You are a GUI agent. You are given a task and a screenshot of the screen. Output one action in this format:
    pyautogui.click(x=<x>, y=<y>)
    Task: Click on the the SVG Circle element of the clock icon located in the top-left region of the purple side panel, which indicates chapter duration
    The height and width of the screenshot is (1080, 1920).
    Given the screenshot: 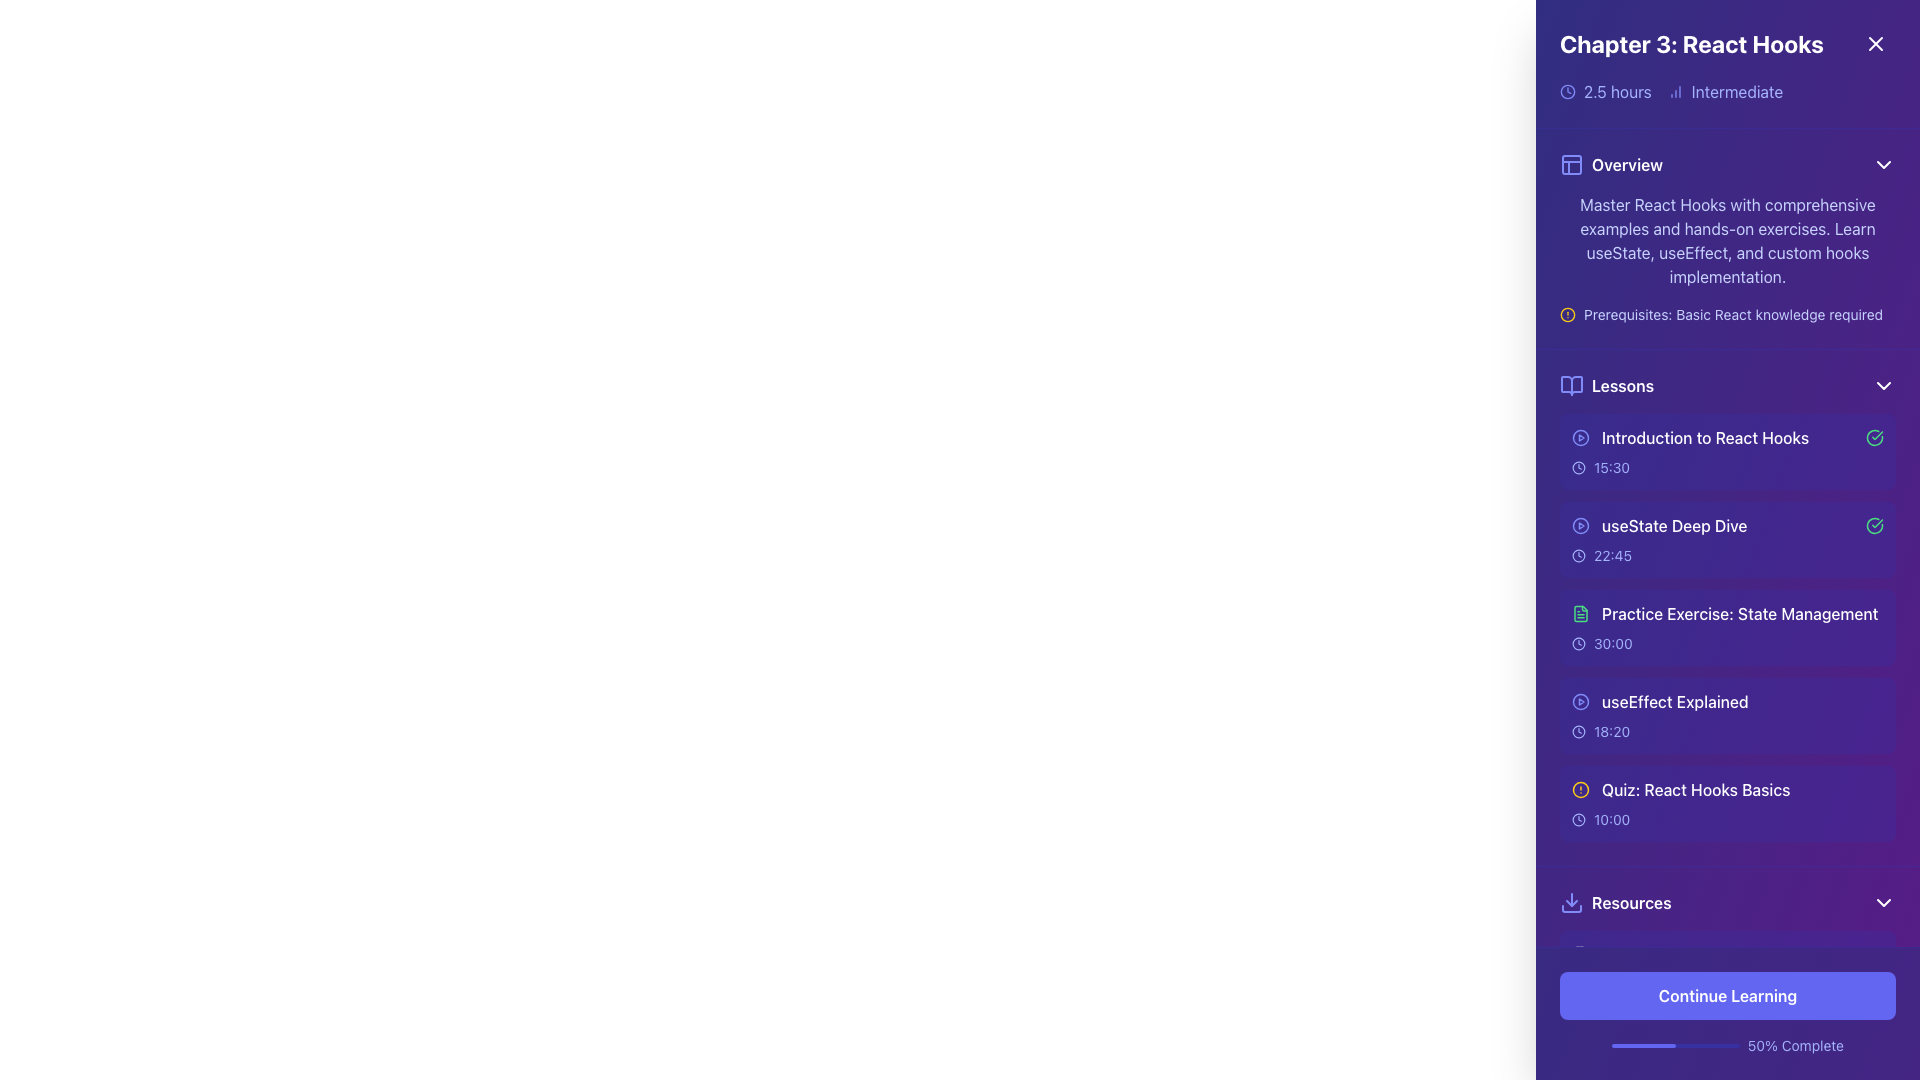 What is the action you would take?
    pyautogui.click(x=1567, y=92)
    